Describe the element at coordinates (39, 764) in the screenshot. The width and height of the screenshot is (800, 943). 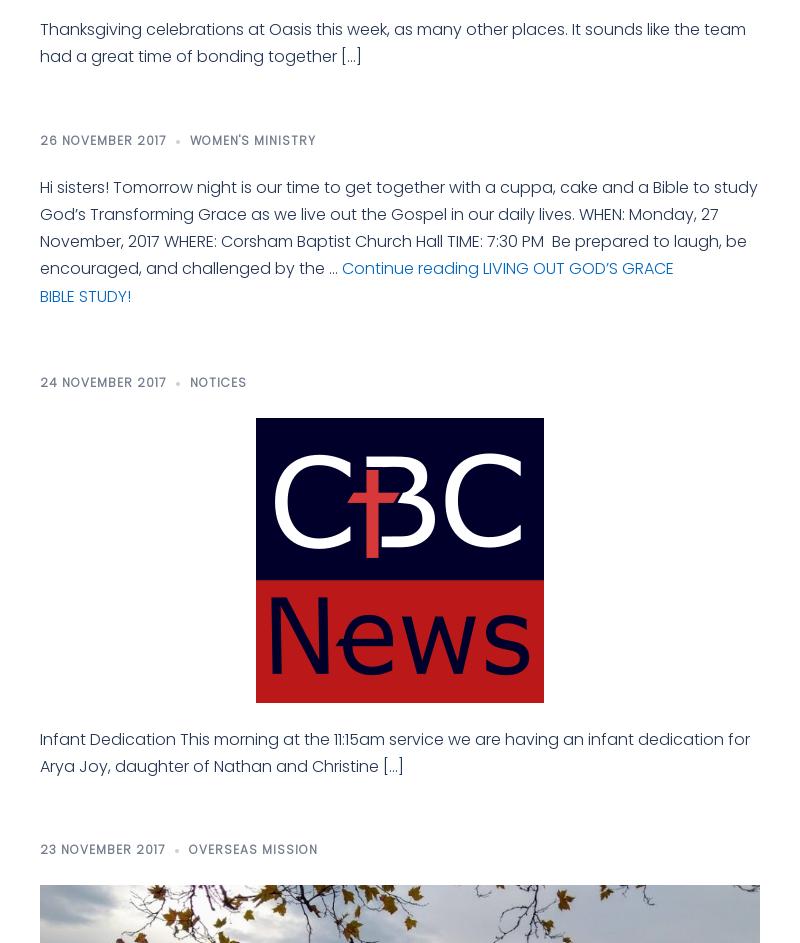
I see `'Privacy Notice'` at that location.